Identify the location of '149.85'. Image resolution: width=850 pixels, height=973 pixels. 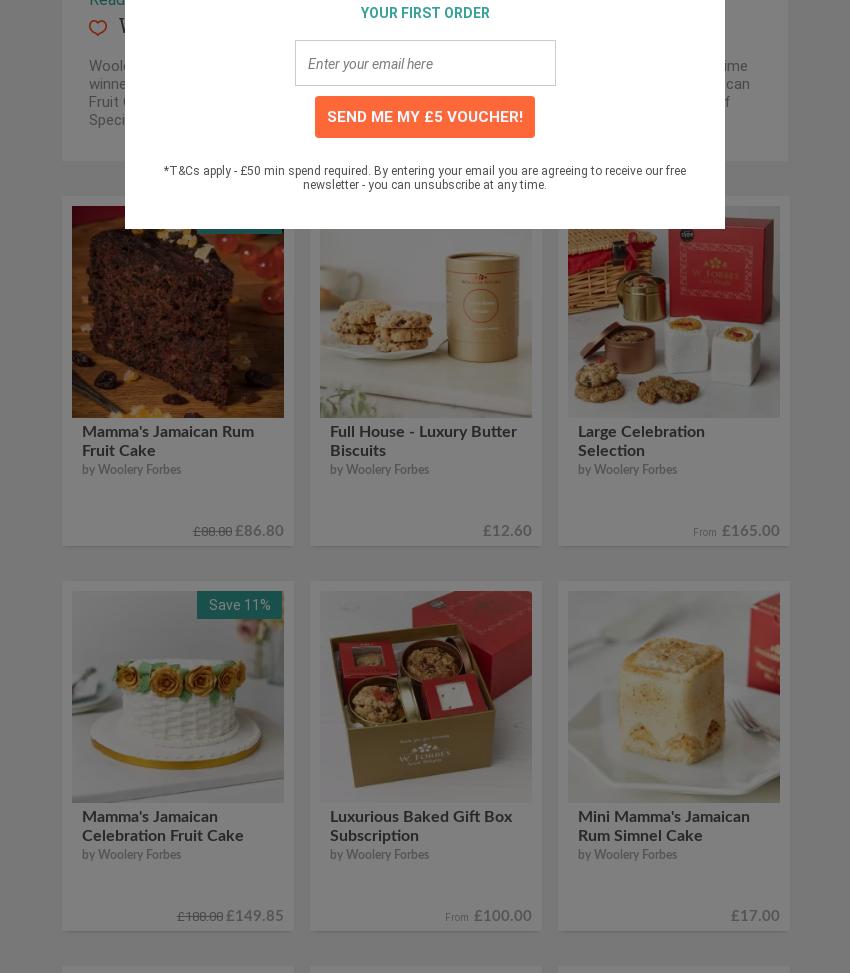
(257, 915).